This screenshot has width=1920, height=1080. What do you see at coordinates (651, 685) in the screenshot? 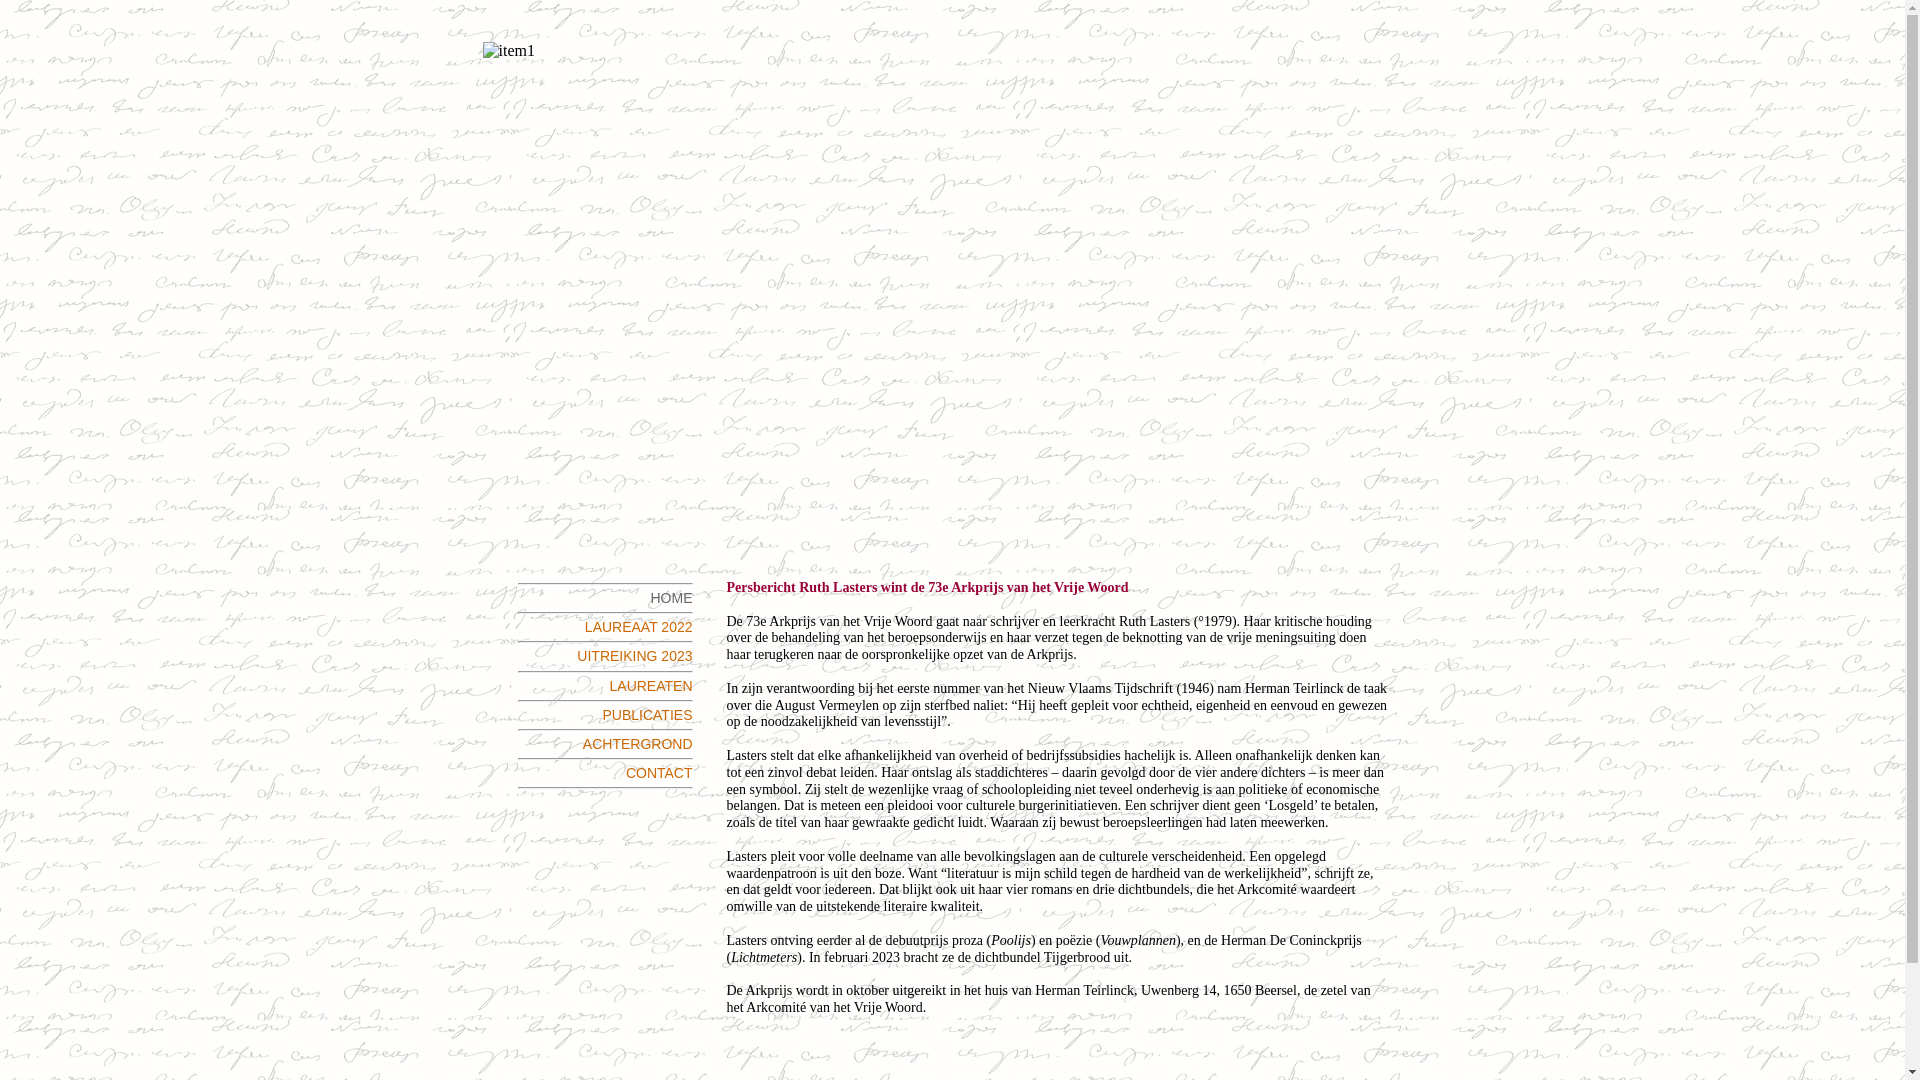
I see `'LAUREATEN'` at bounding box center [651, 685].